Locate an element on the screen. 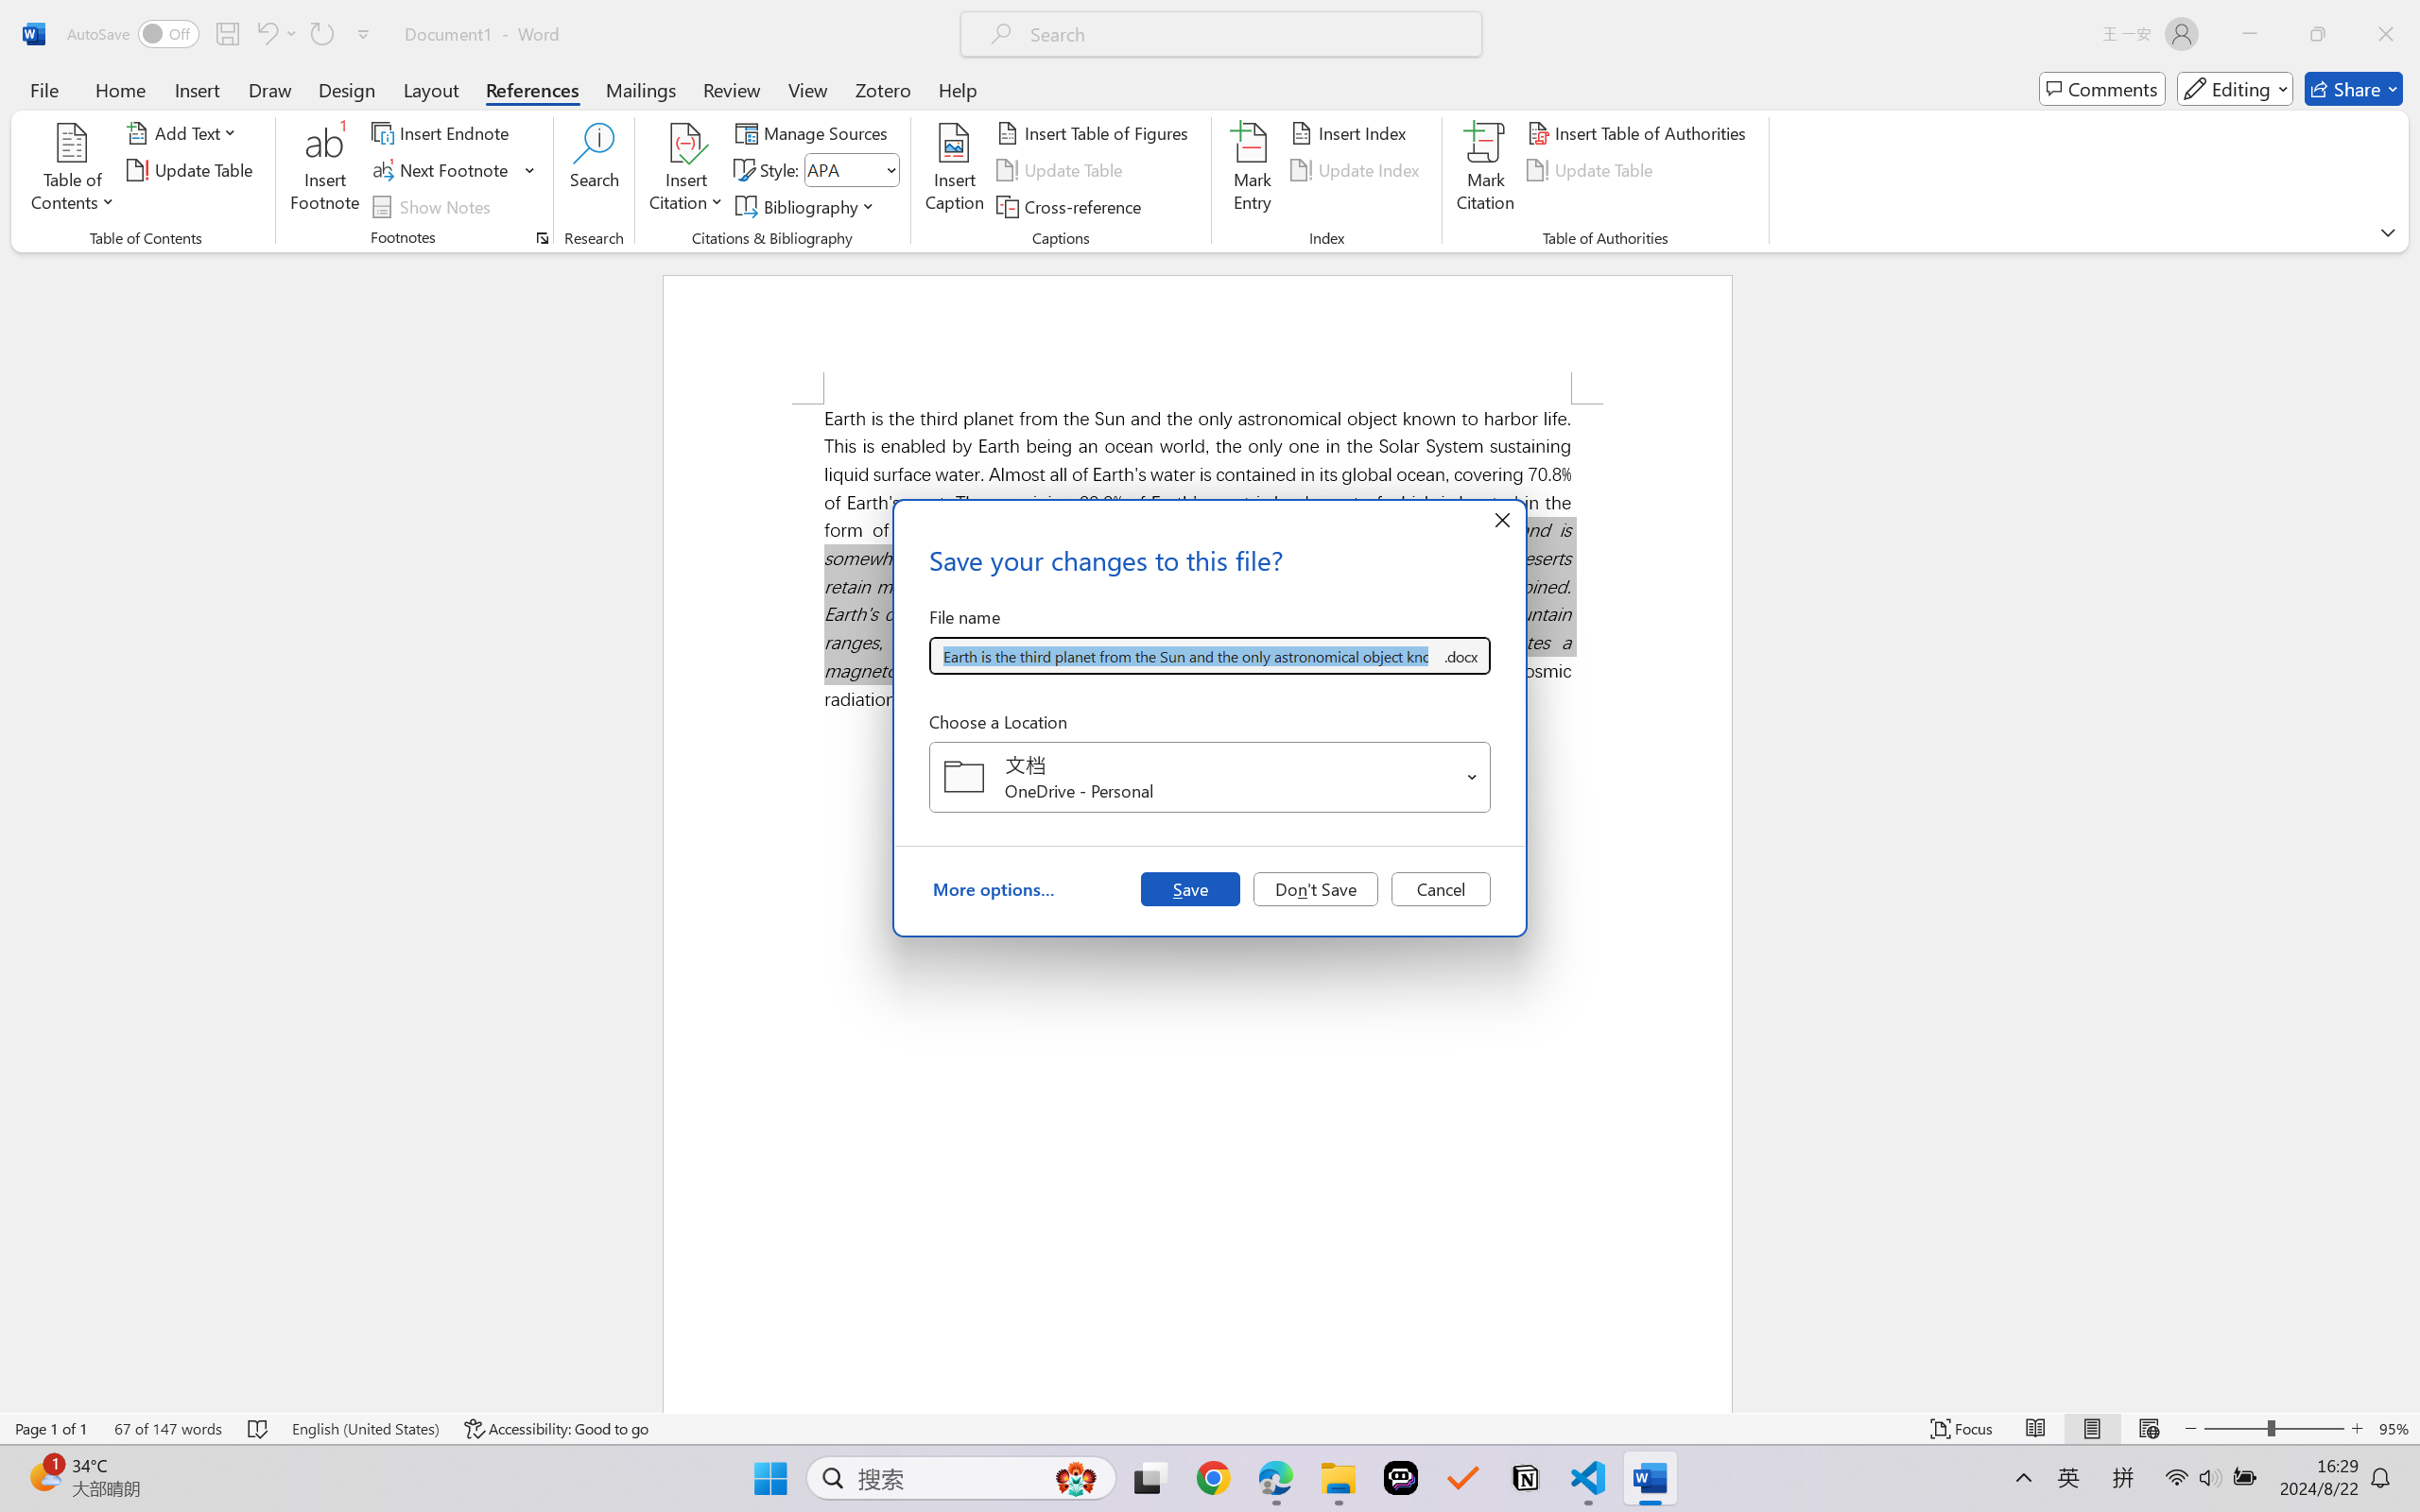 The height and width of the screenshot is (1512, 2420). 'Repeat Doc Close' is located at coordinates (320, 33).